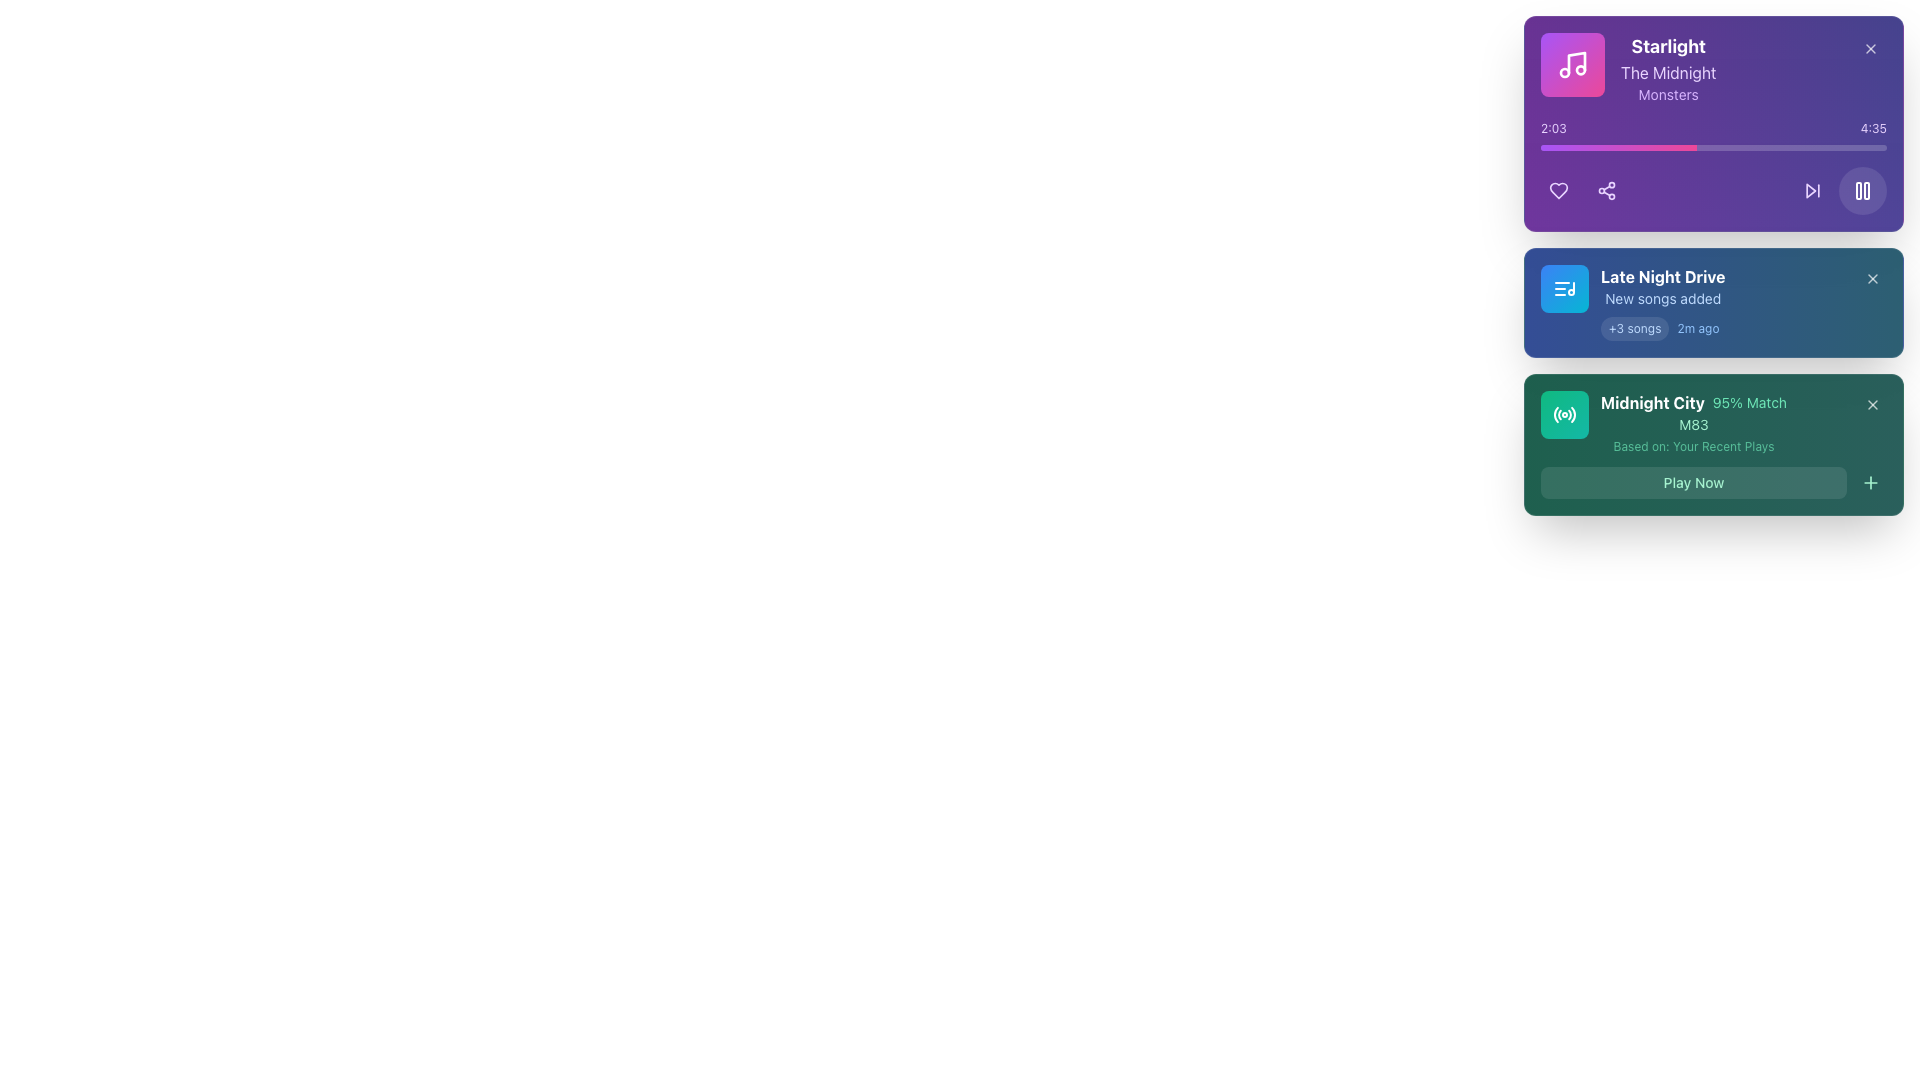 This screenshot has height=1080, width=1920. Describe the element at coordinates (1663, 327) in the screenshot. I see `the Label element displaying '+3 songs' and '2m ago', located at the bottom of the 'Late Night Drive' card` at that location.